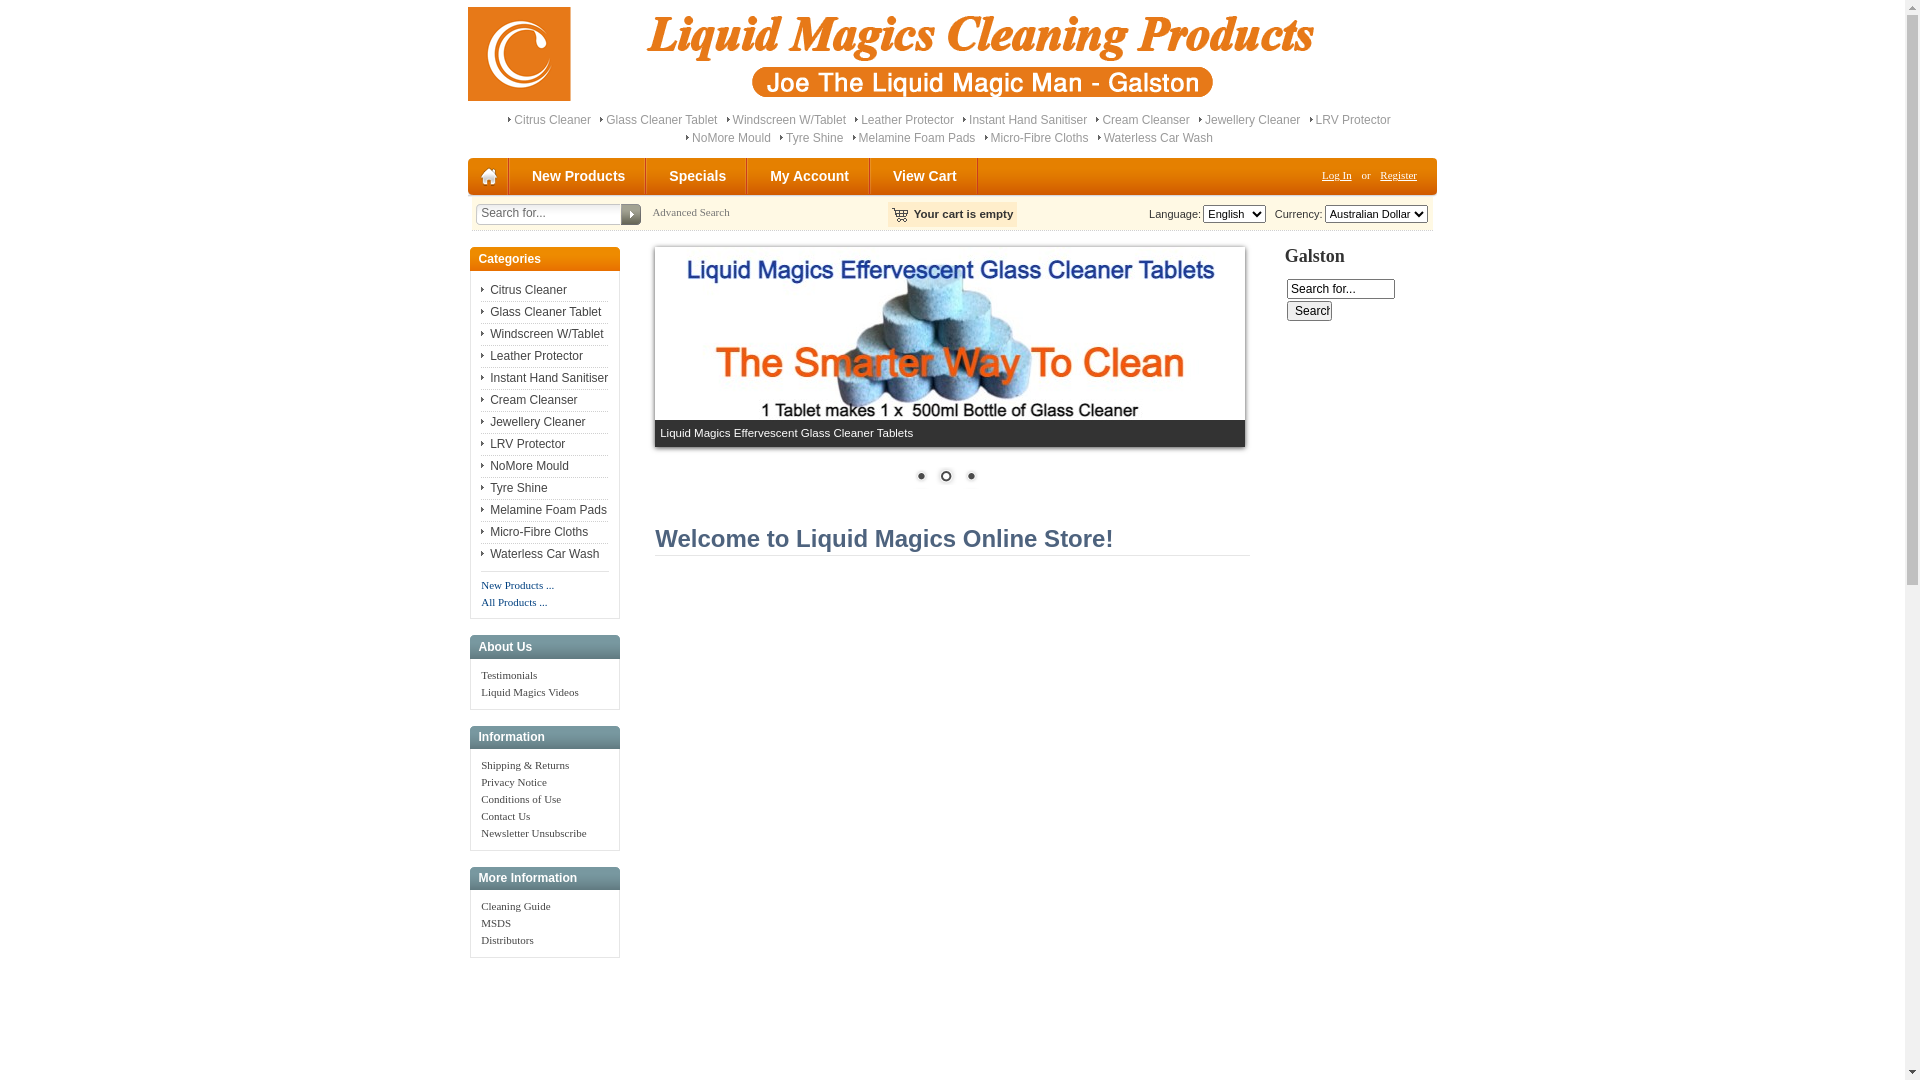  Describe the element at coordinates (854, 119) in the screenshot. I see `'Leather Protector'` at that location.